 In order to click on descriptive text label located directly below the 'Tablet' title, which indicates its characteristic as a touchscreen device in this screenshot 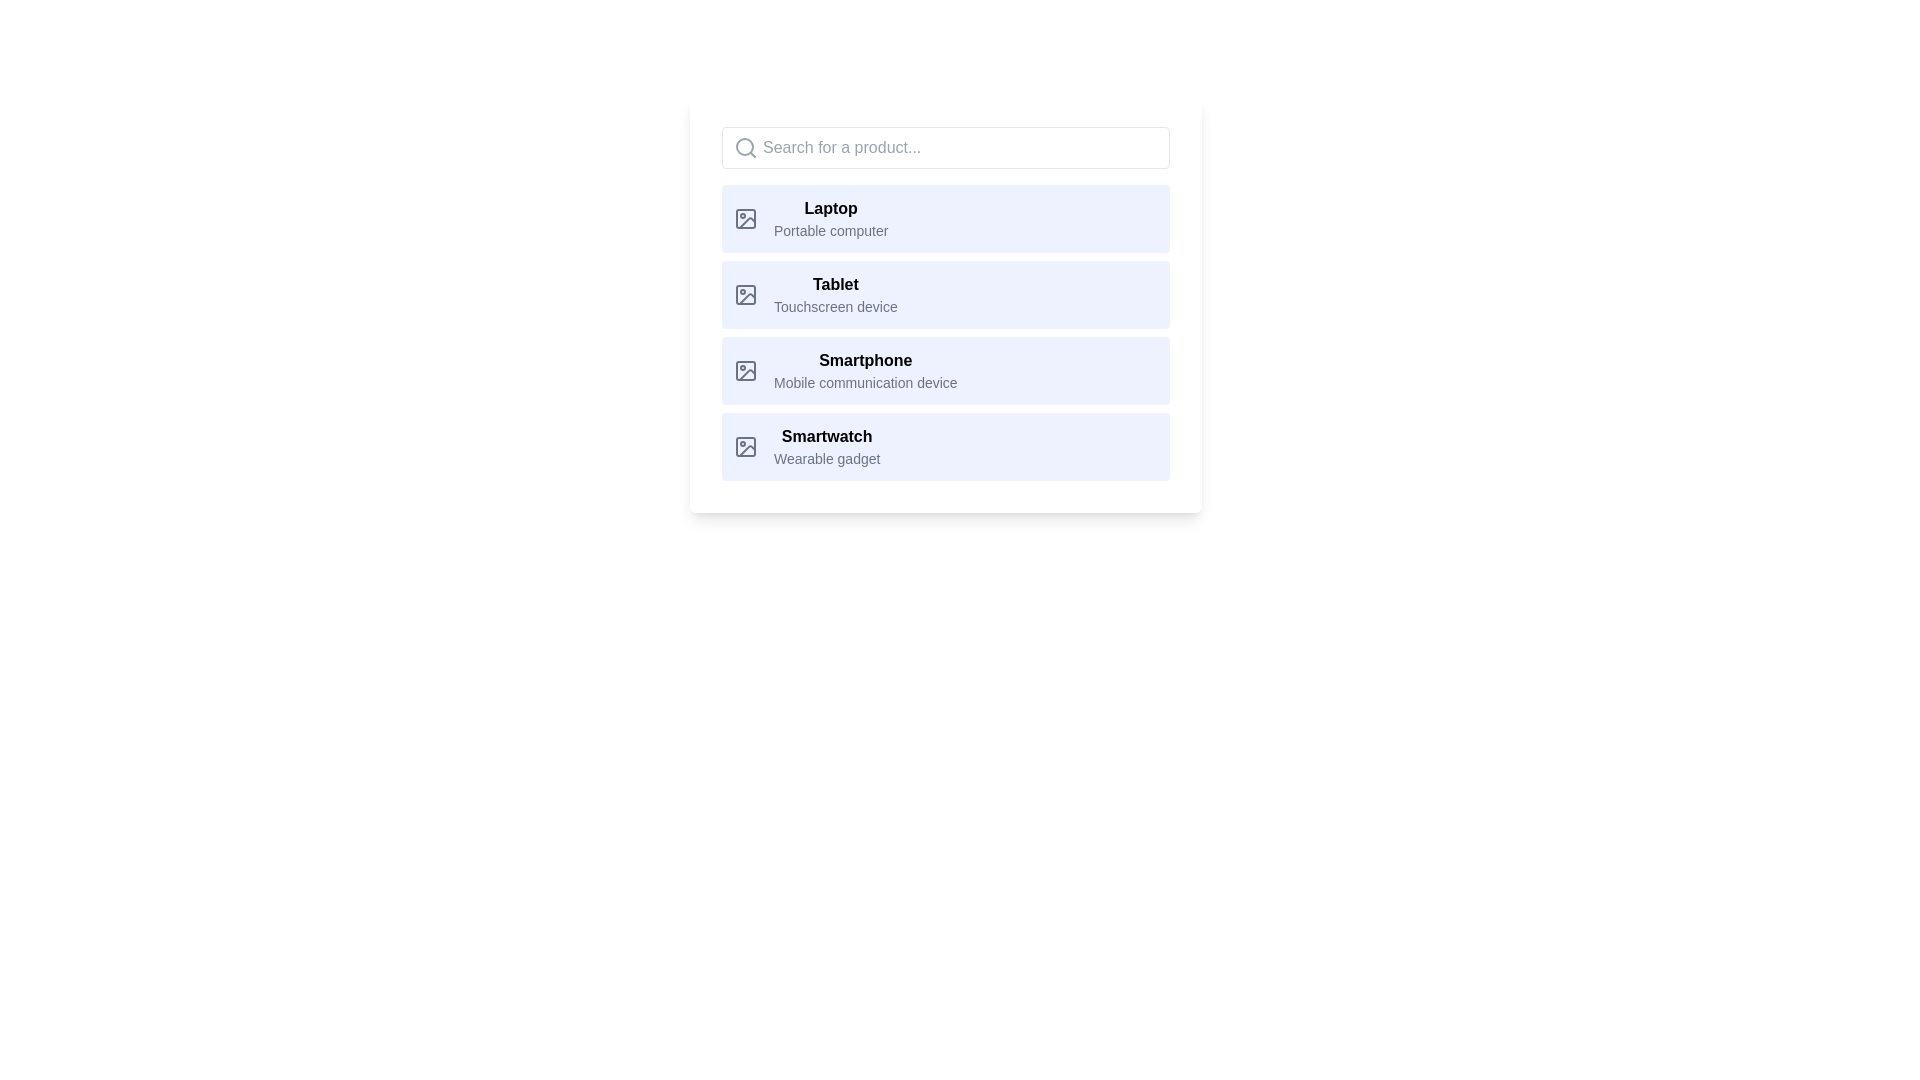, I will do `click(835, 307)`.